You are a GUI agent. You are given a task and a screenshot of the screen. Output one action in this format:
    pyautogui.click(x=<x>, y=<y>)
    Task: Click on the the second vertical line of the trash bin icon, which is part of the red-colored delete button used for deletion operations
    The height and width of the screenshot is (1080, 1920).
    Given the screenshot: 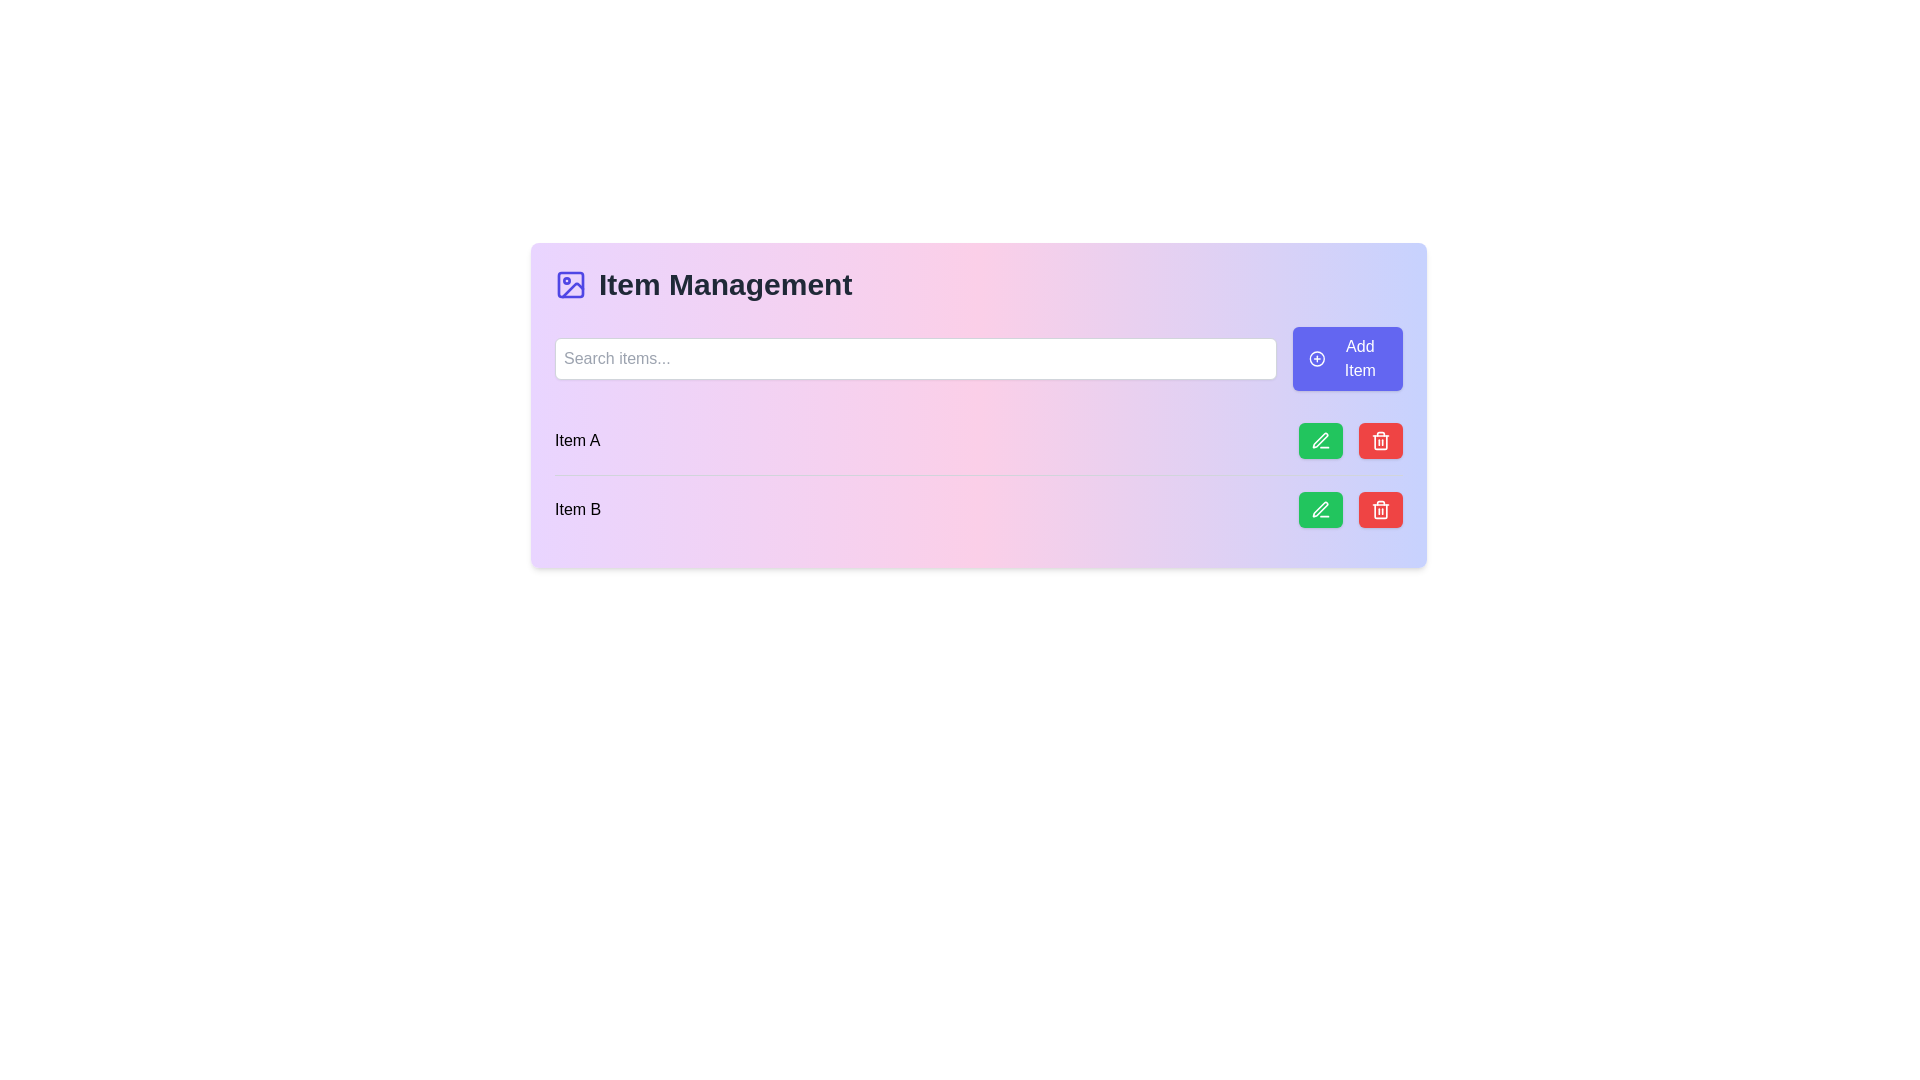 What is the action you would take?
    pyautogui.click(x=1380, y=509)
    